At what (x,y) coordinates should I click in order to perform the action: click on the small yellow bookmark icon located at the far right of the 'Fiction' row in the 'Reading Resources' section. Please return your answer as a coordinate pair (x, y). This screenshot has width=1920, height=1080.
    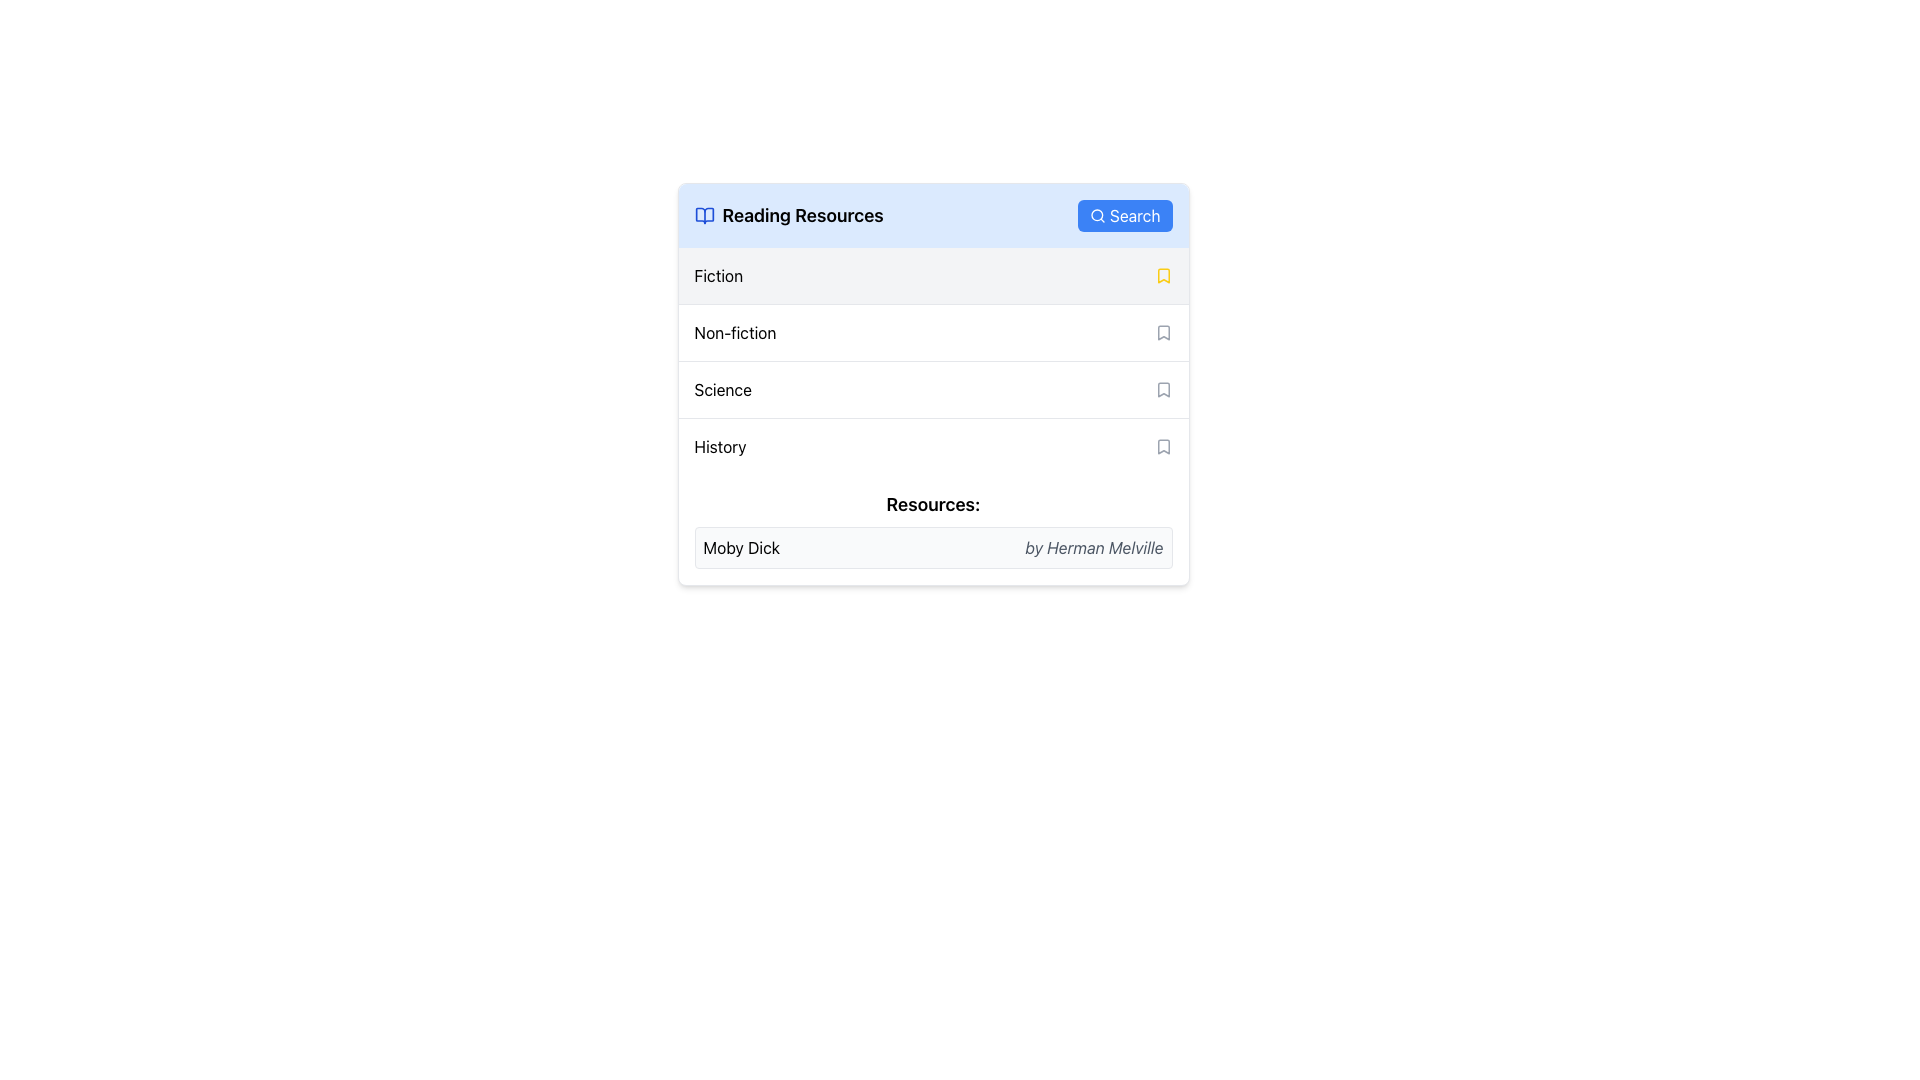
    Looking at the image, I should click on (1163, 276).